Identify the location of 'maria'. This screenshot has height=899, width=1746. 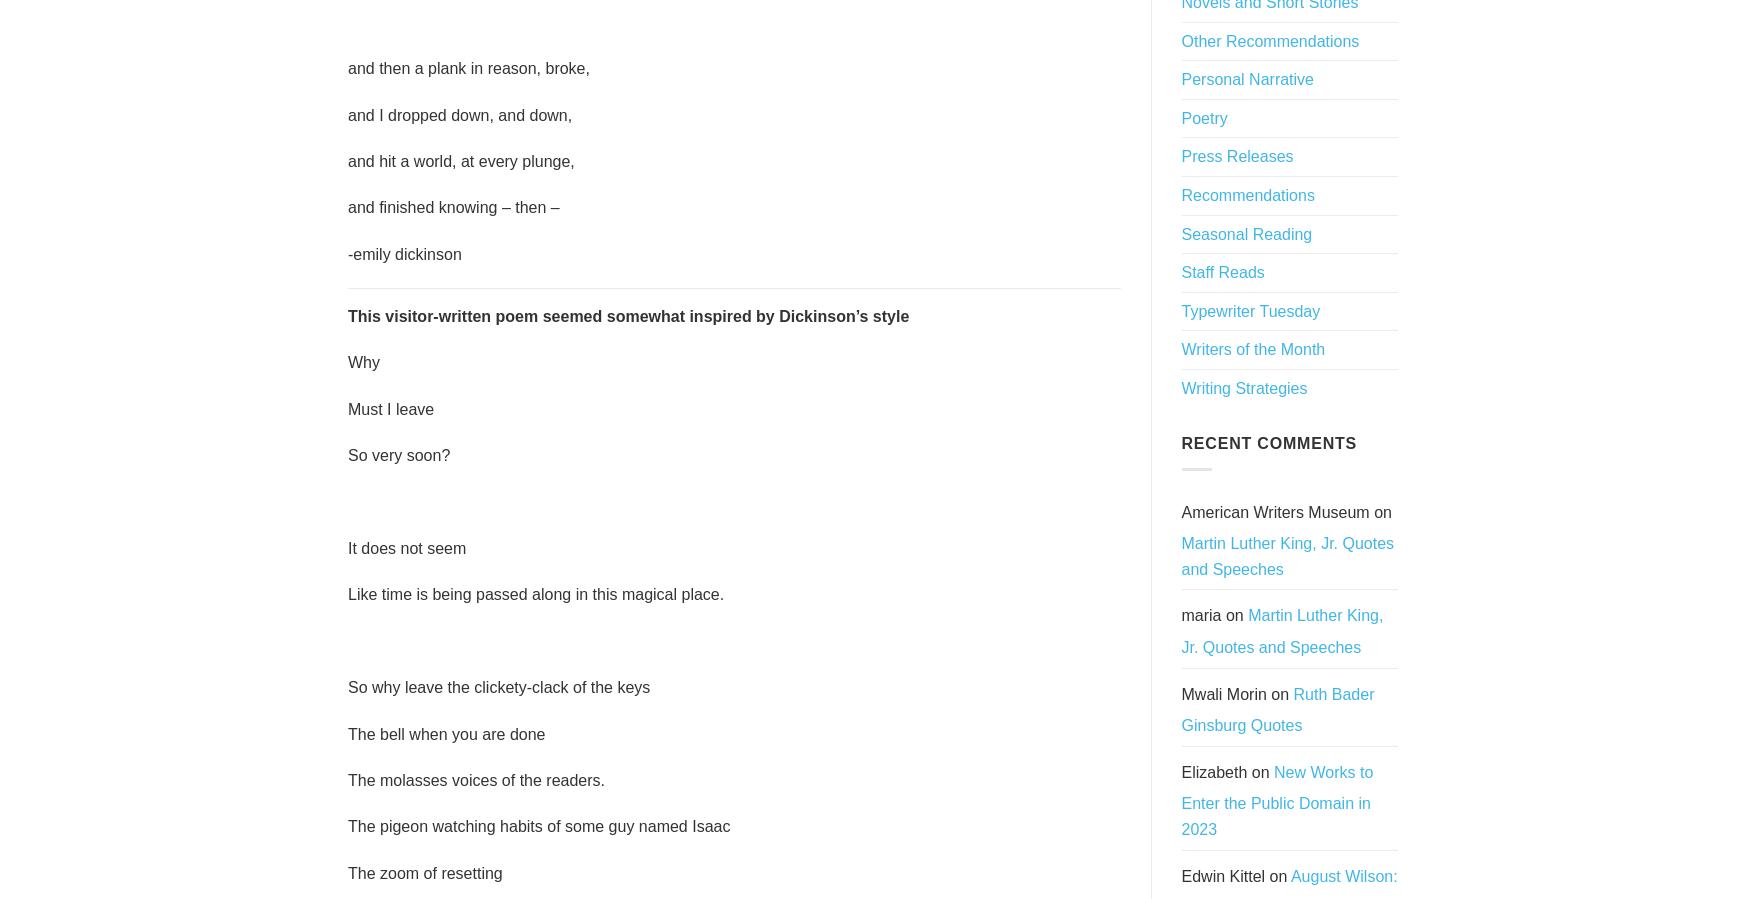
(1201, 614).